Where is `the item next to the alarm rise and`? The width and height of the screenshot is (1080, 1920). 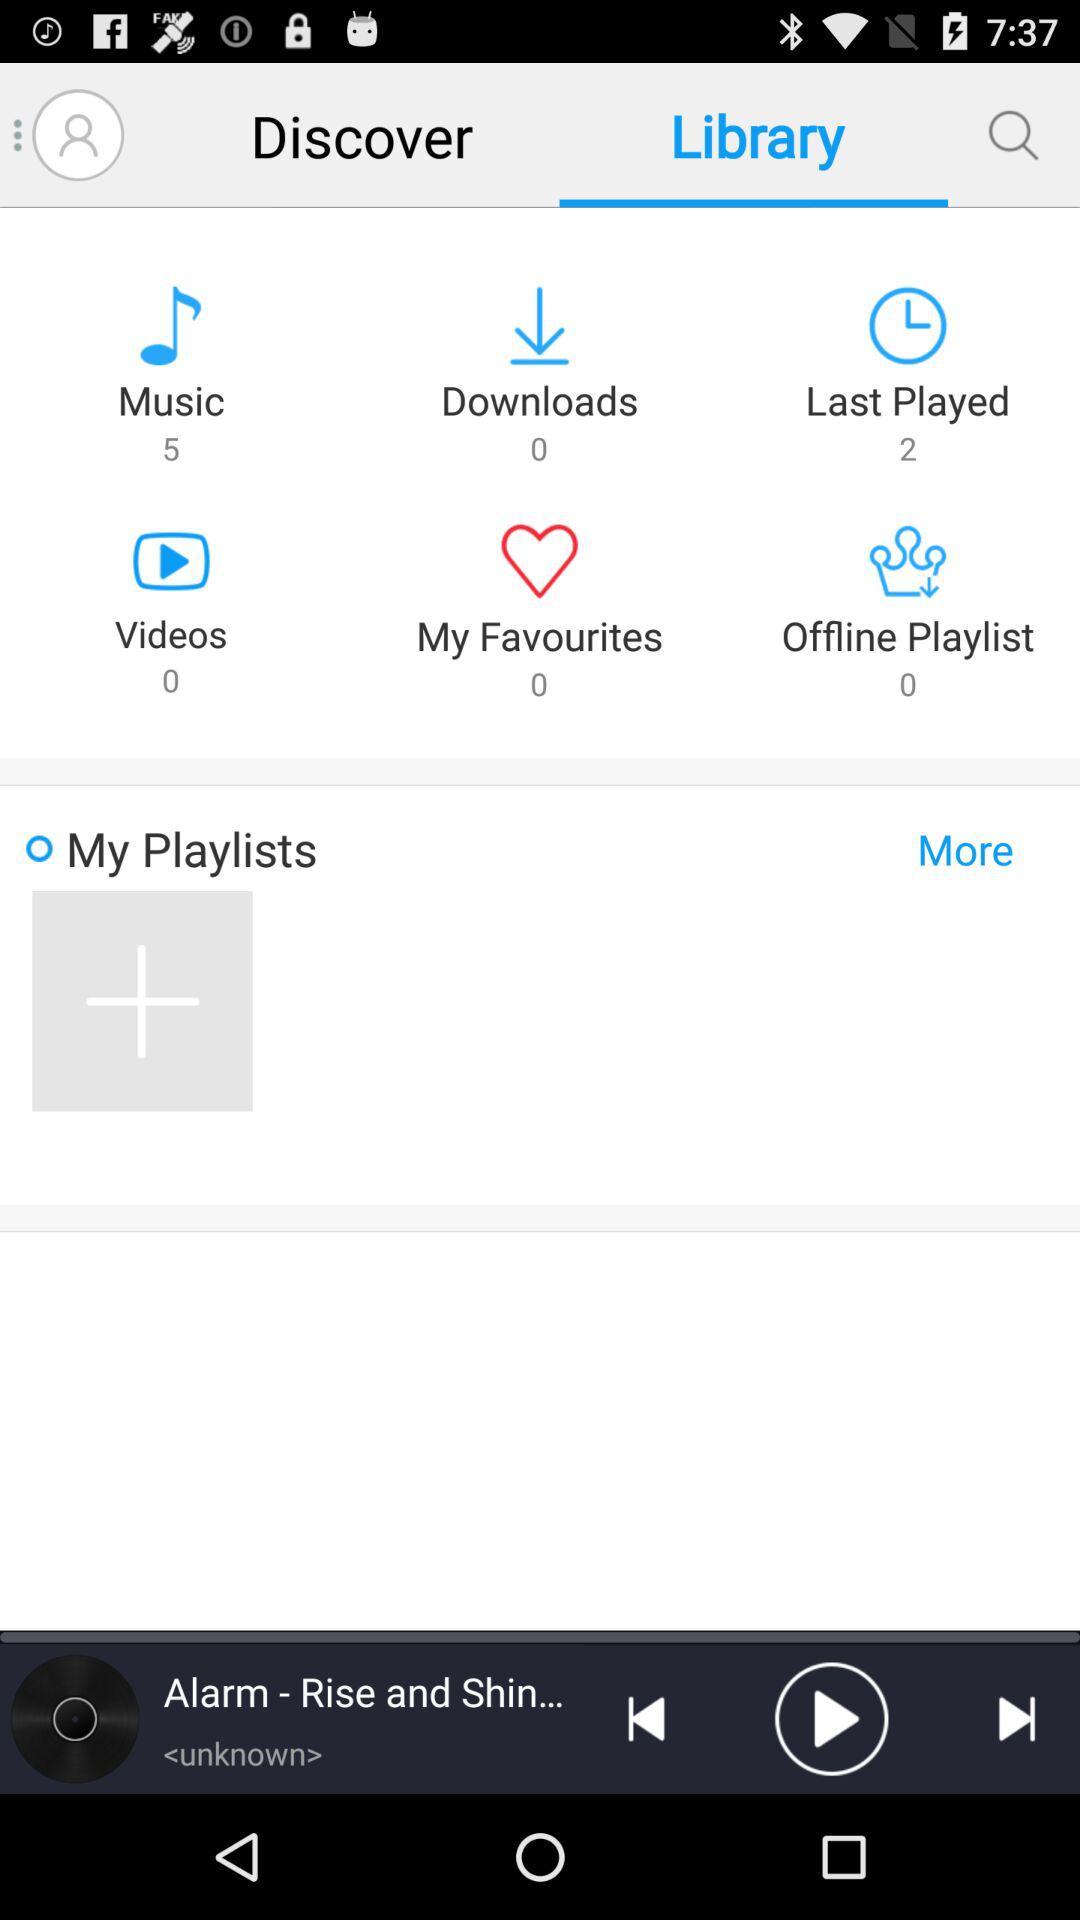 the item next to the alarm rise and is located at coordinates (73, 1717).